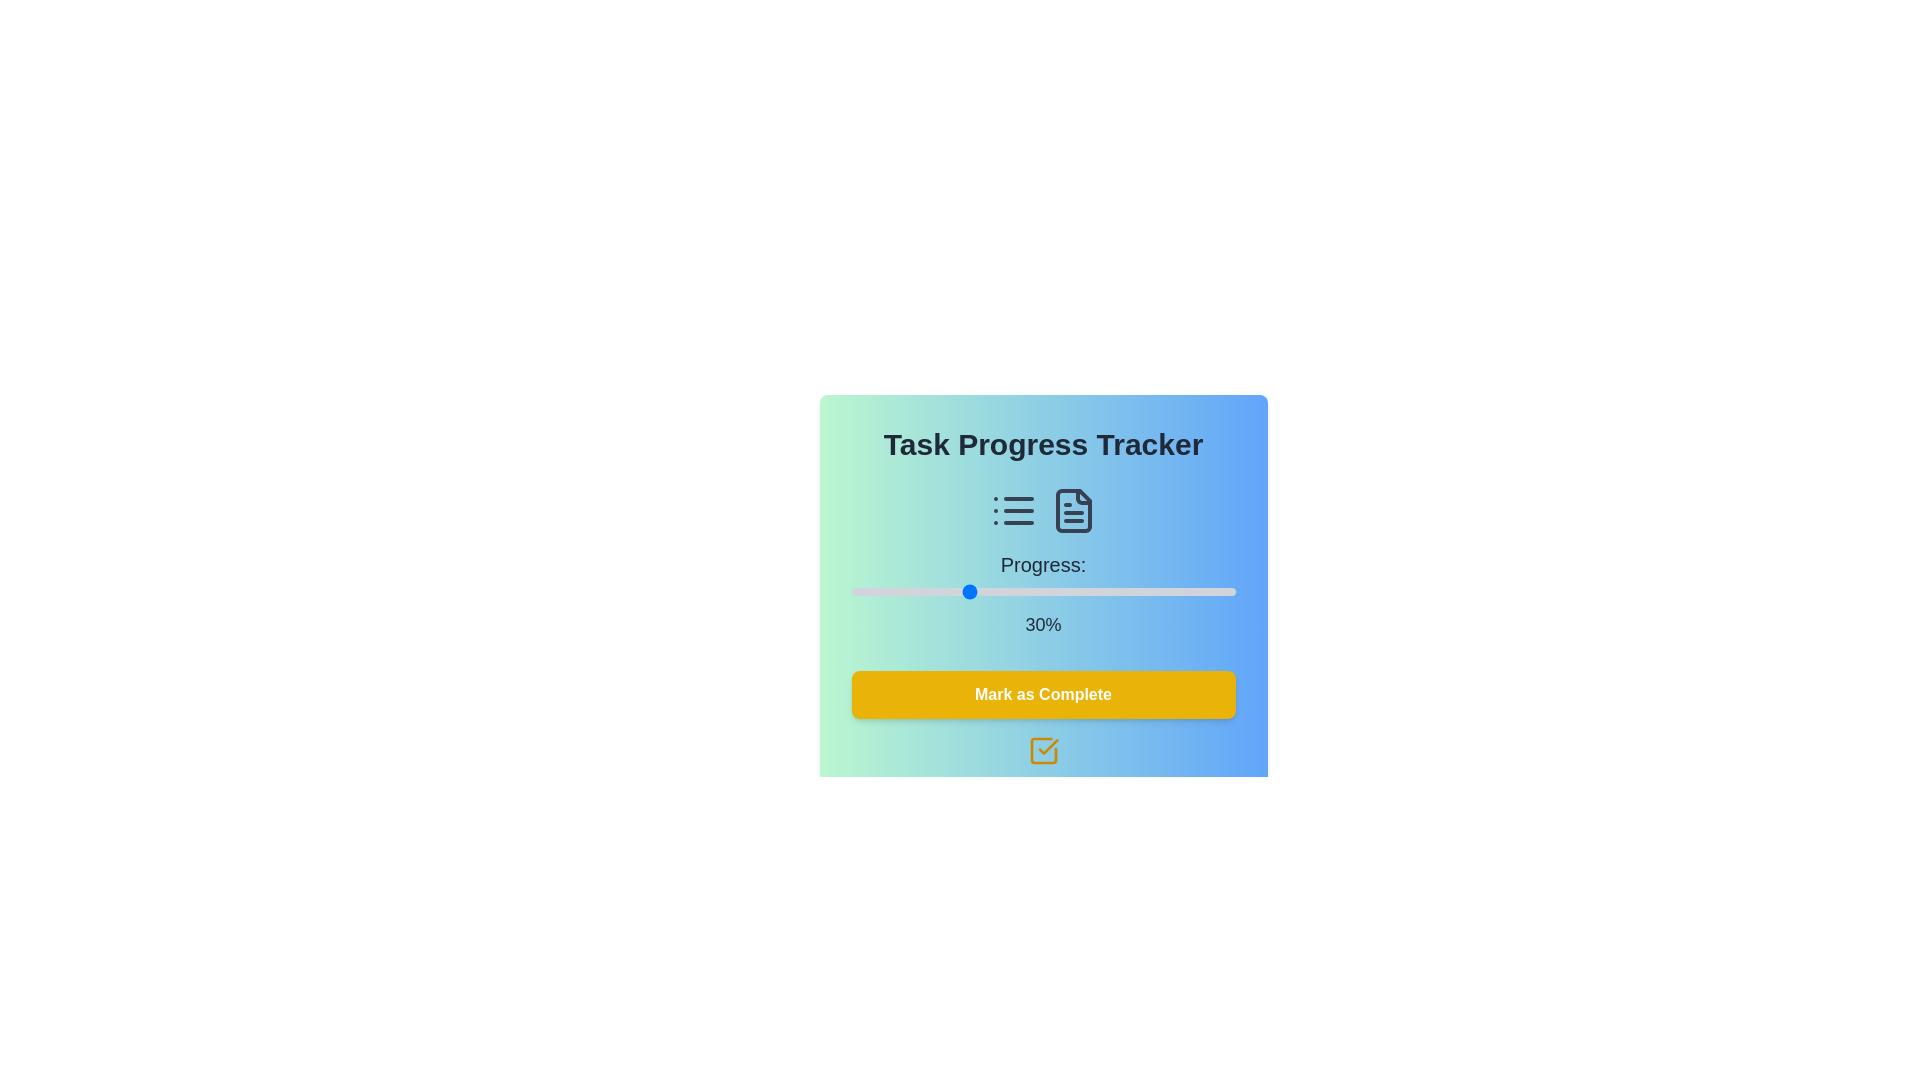  Describe the element at coordinates (1162, 590) in the screenshot. I see `the slider to set the progress to 81%` at that location.